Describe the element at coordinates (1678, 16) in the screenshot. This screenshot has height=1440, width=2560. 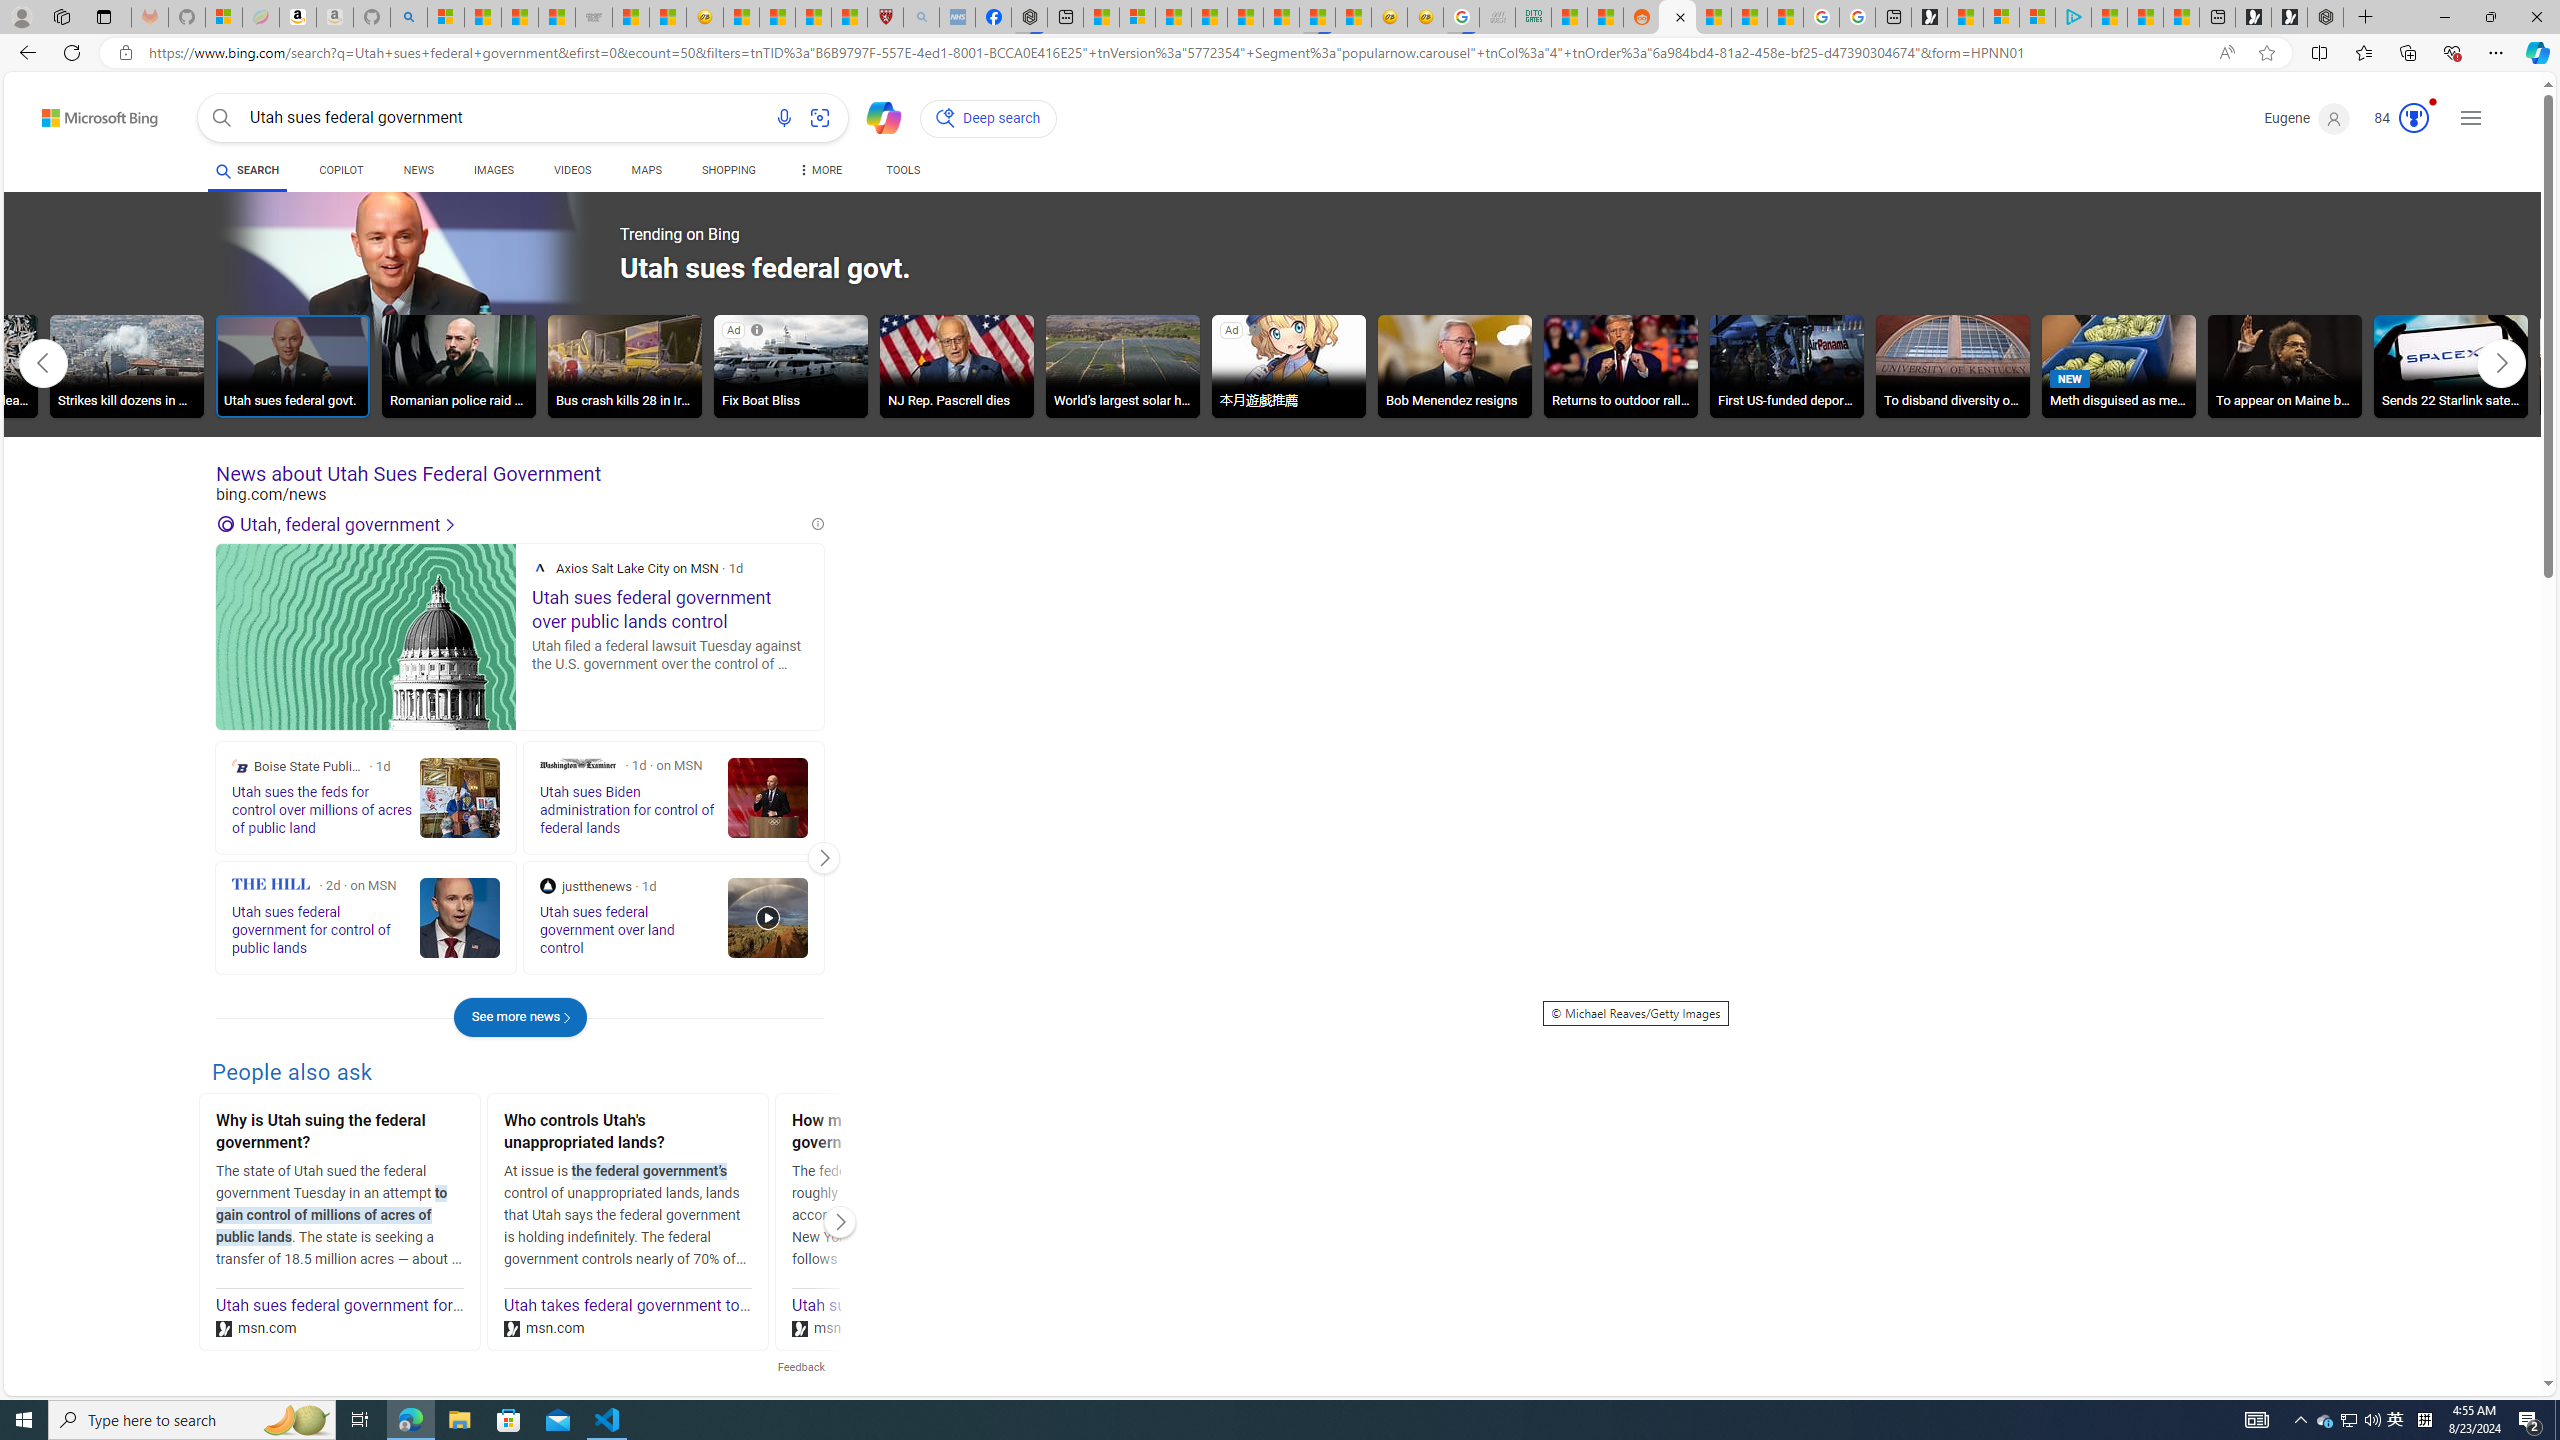
I see `'Utah sues federal government - Search'` at that location.